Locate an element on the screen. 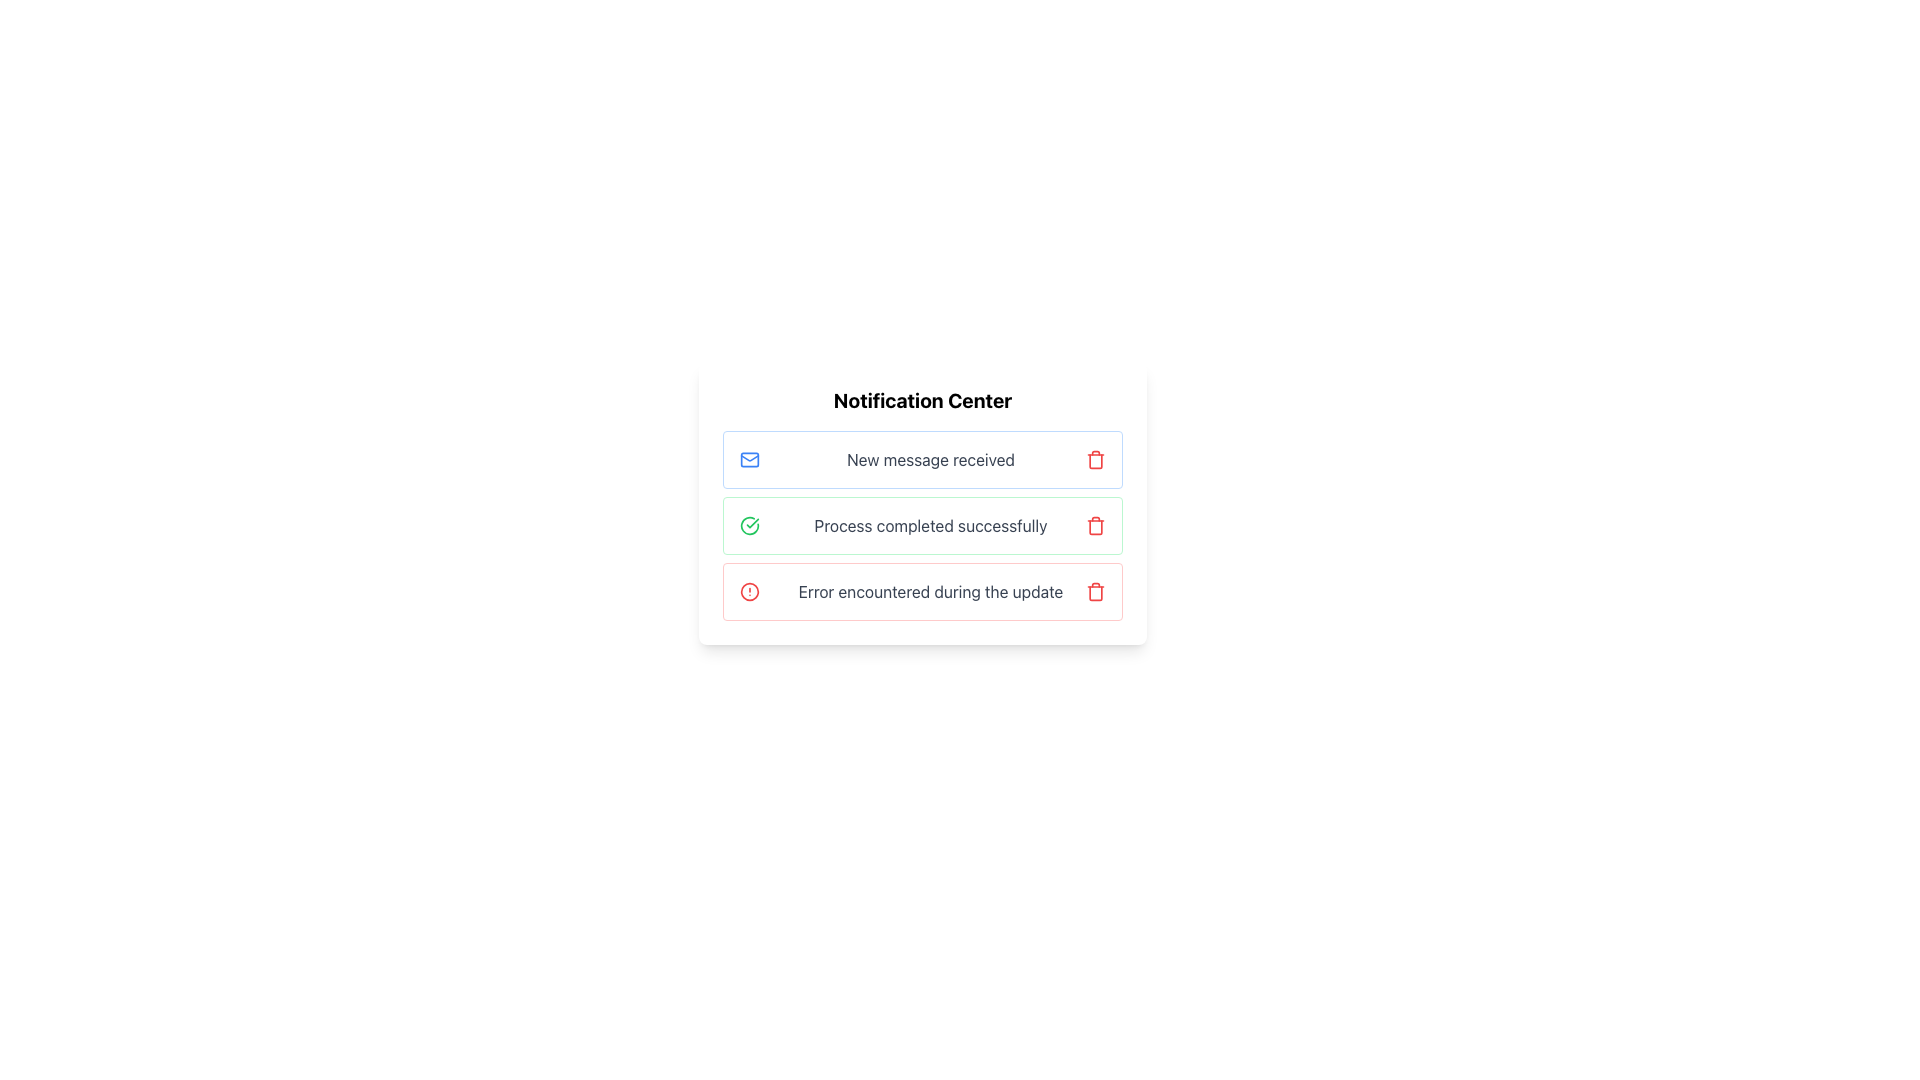 This screenshot has width=1920, height=1080. the red trash can icon at the far-right end of the 'New message received' notification row is located at coordinates (1094, 459).